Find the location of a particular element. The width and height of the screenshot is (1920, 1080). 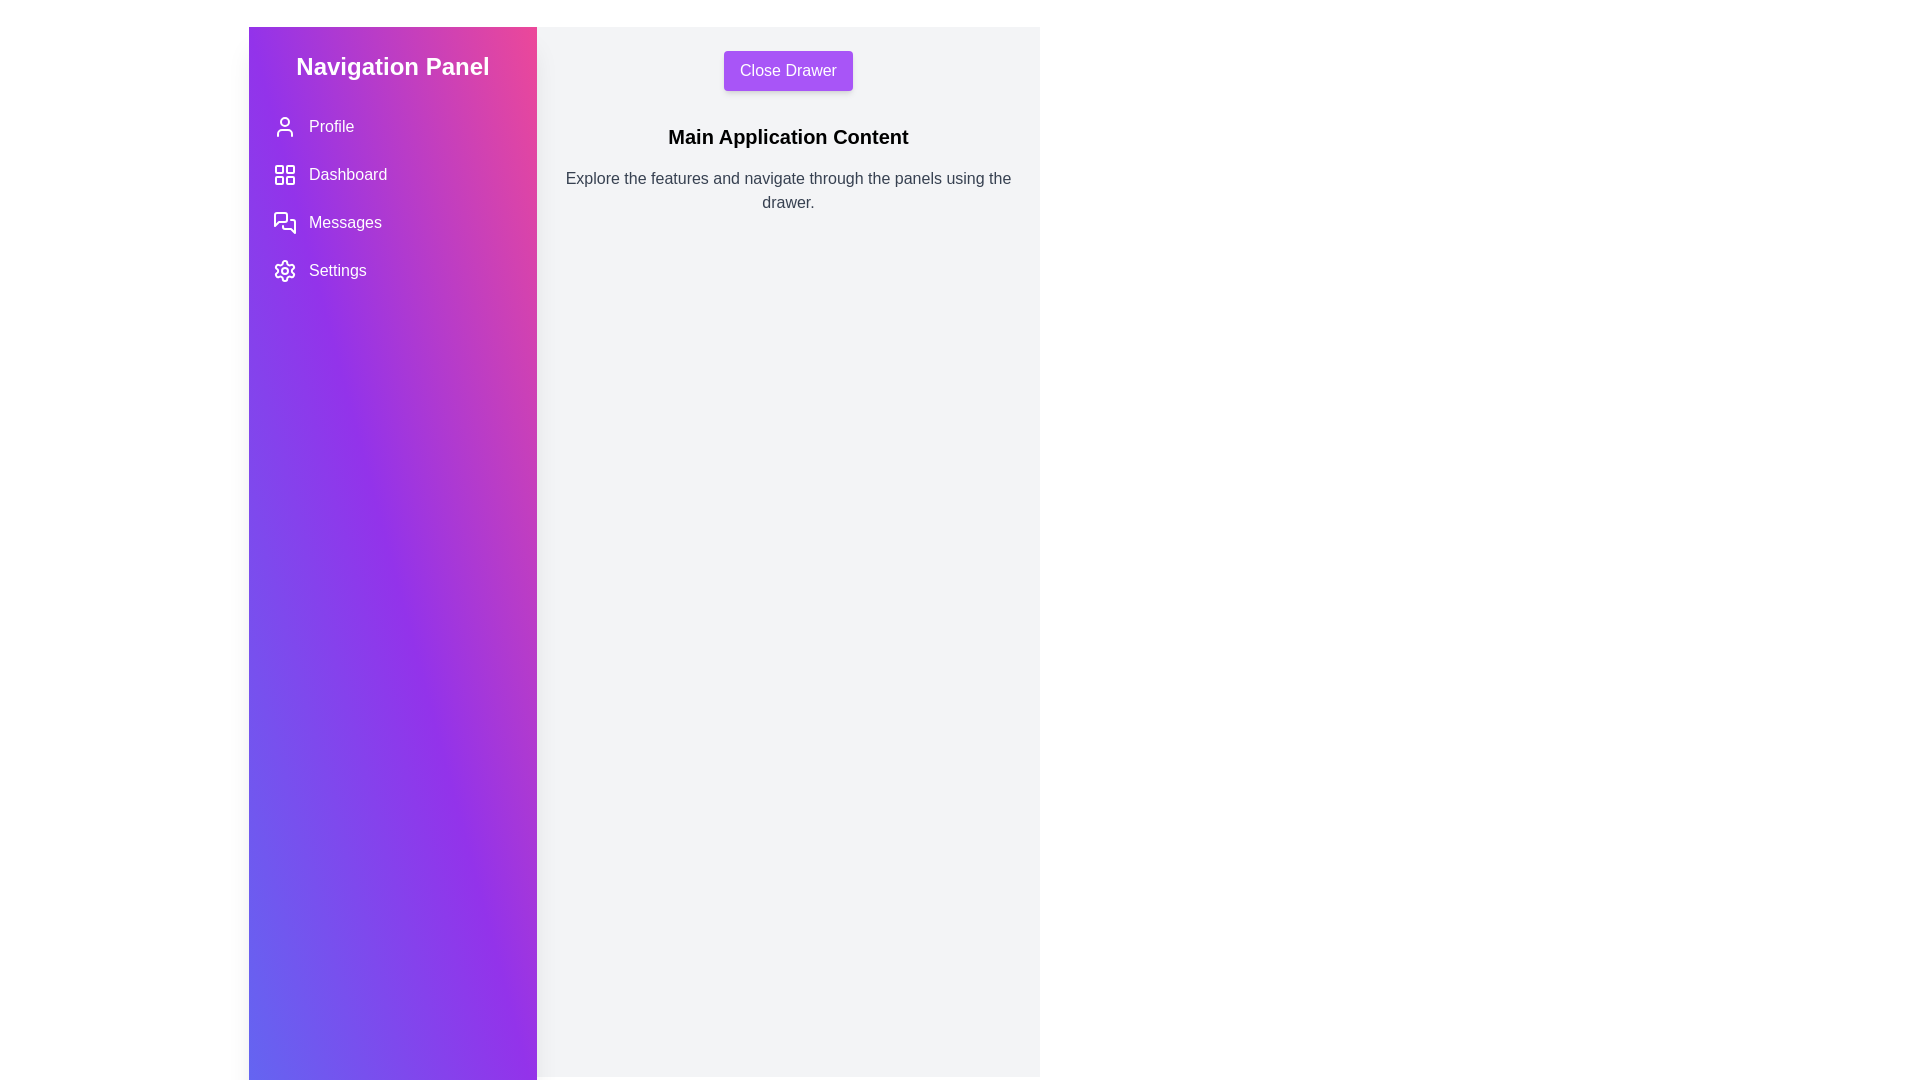

the navigation button for Dashboard to navigate to the corresponding section is located at coordinates (393, 173).